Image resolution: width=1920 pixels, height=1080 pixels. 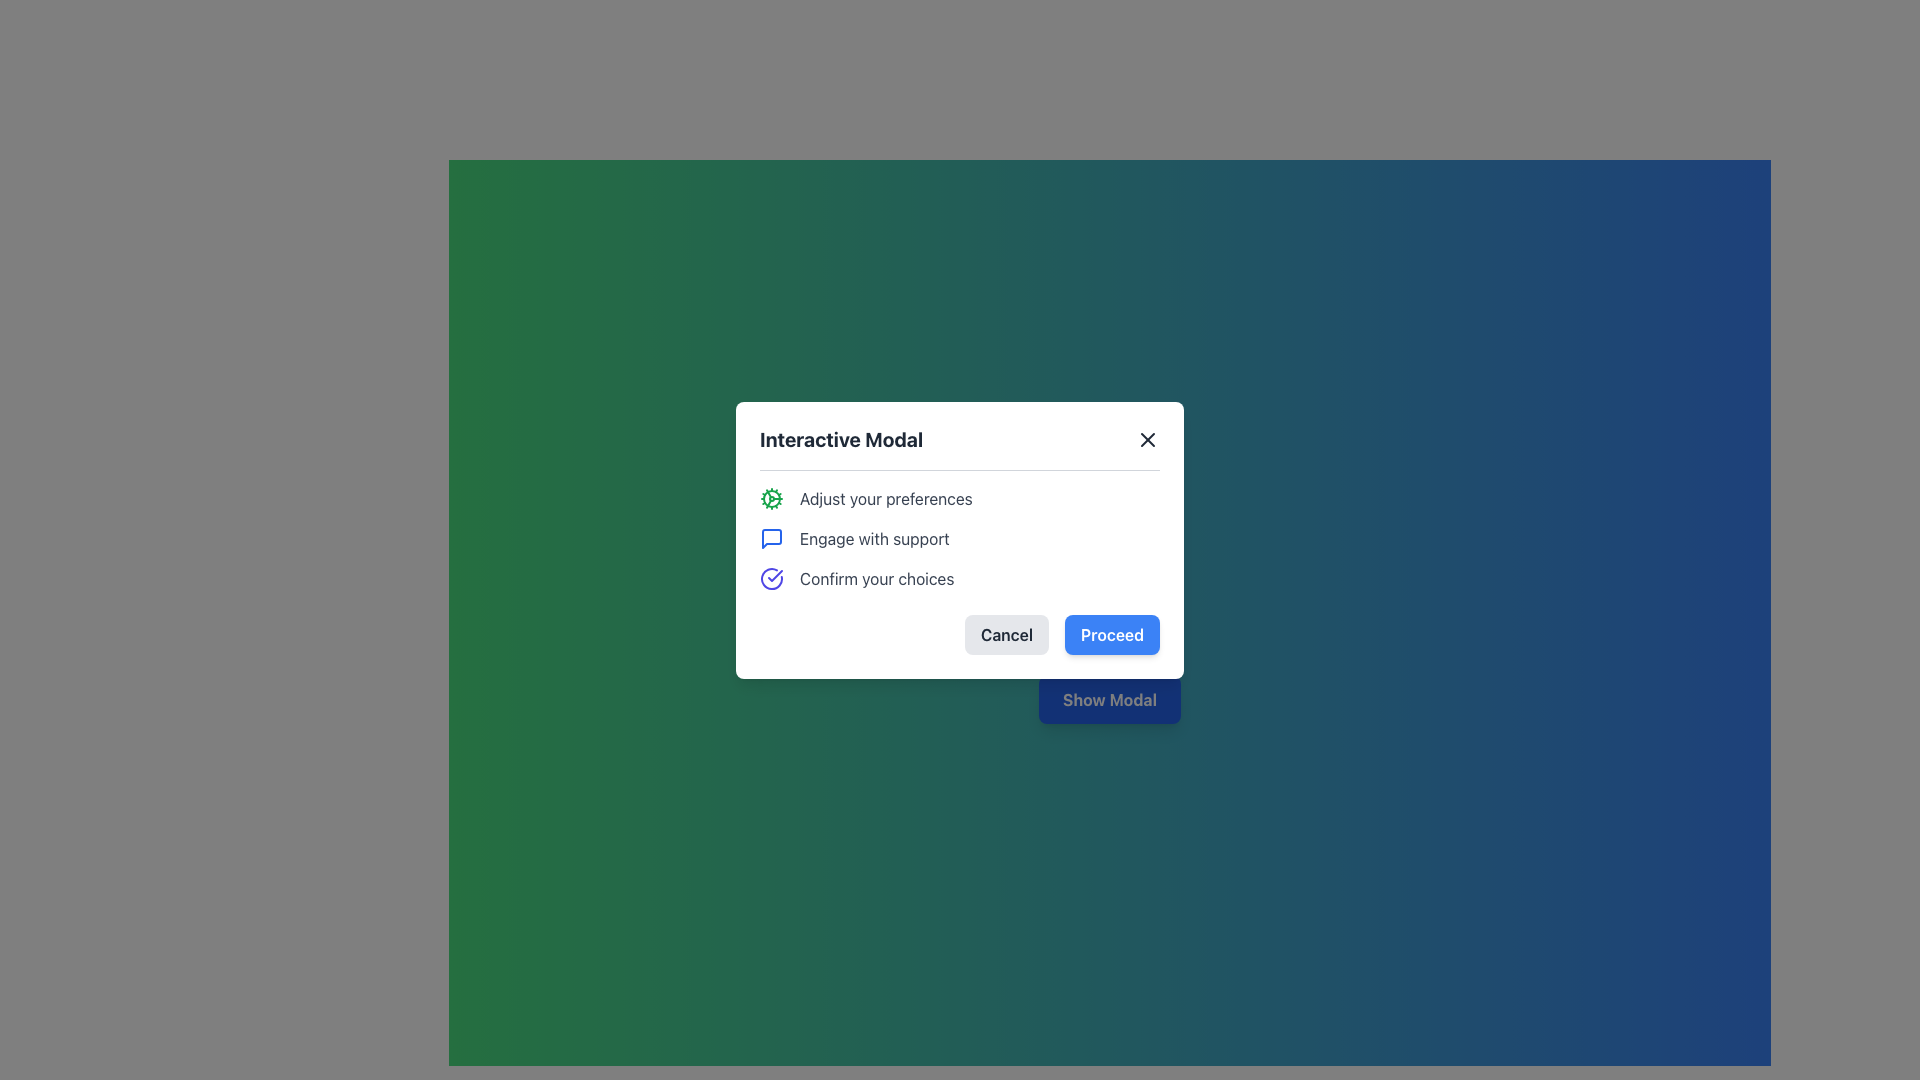 I want to click on the settings icon that represents the 'Adjust your preferences' option, located to the left of the corresponding text in the modal dialog box, so click(x=771, y=496).